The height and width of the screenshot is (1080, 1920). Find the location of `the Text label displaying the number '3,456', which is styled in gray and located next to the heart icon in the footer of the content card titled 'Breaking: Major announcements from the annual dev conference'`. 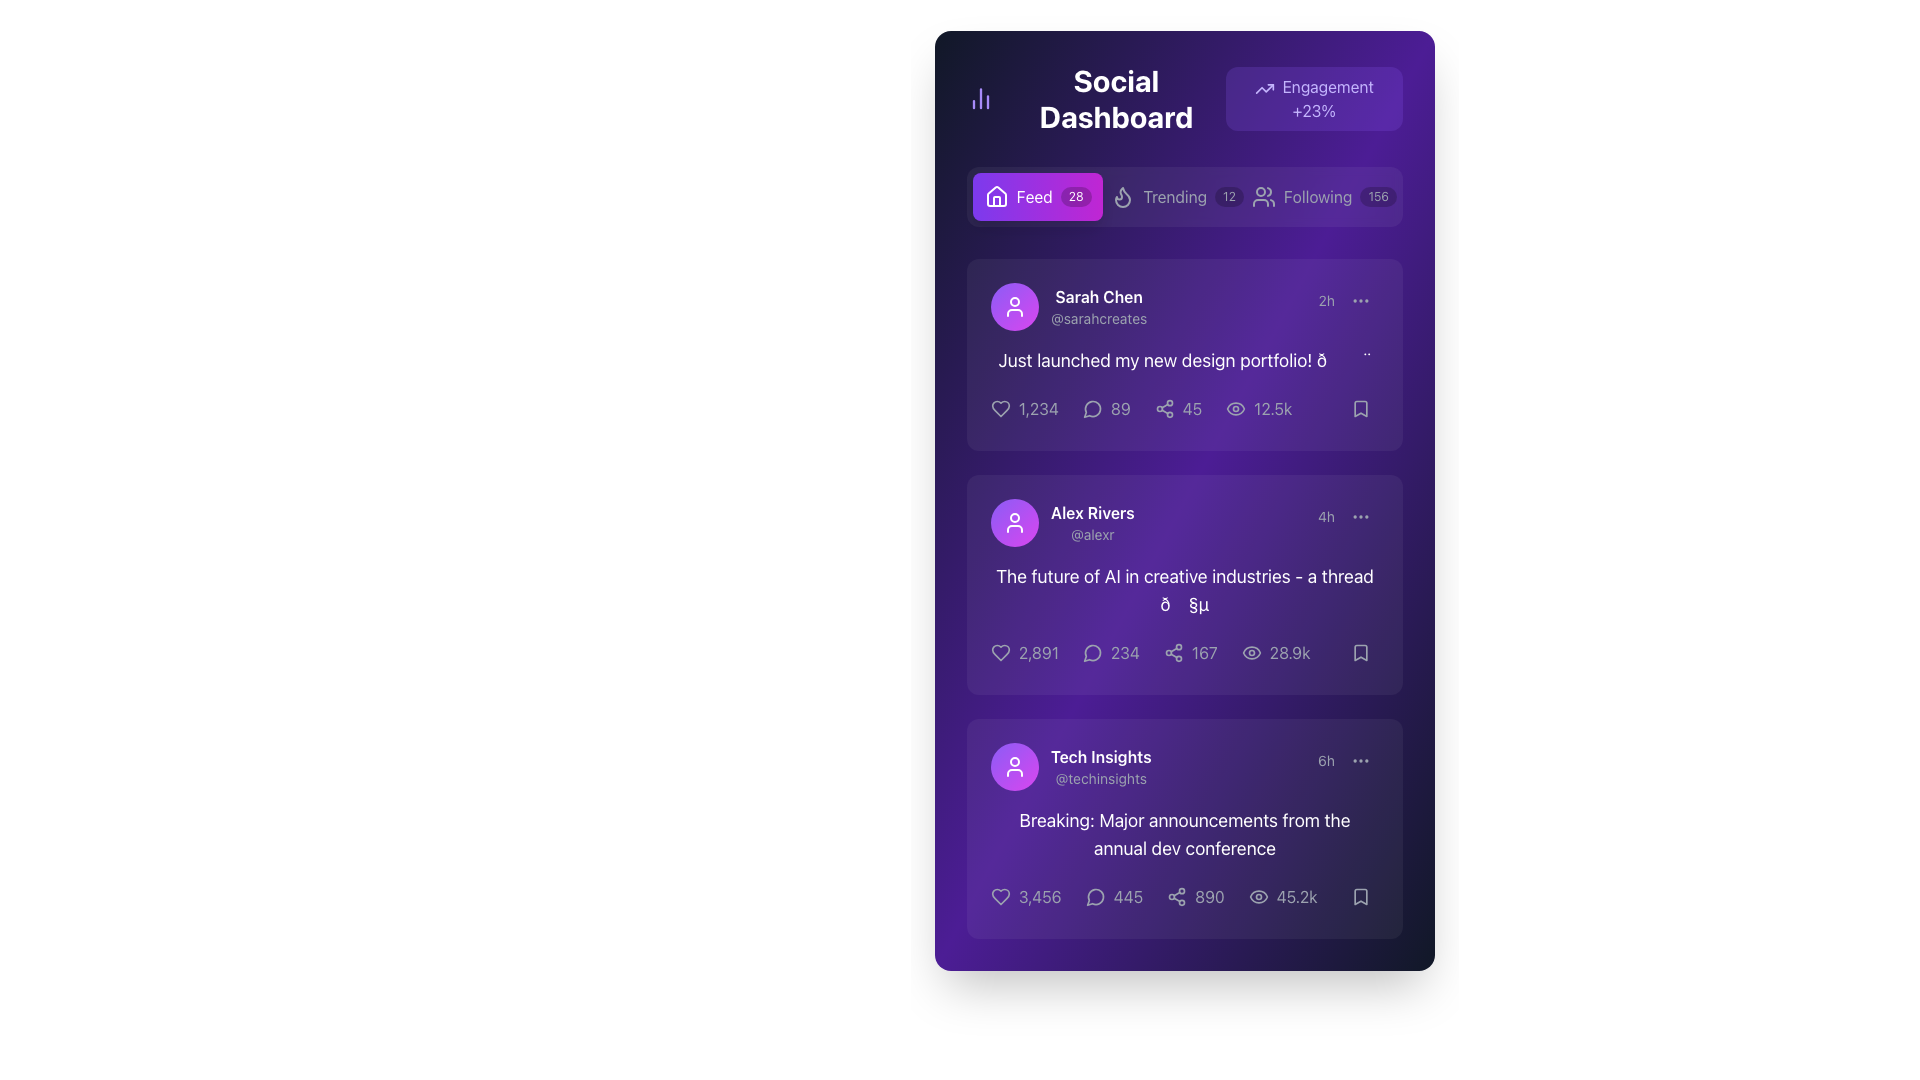

the Text label displaying the number '3,456', which is styled in gray and located next to the heart icon in the footer of the content card titled 'Breaking: Major announcements from the annual dev conference' is located at coordinates (1040, 896).